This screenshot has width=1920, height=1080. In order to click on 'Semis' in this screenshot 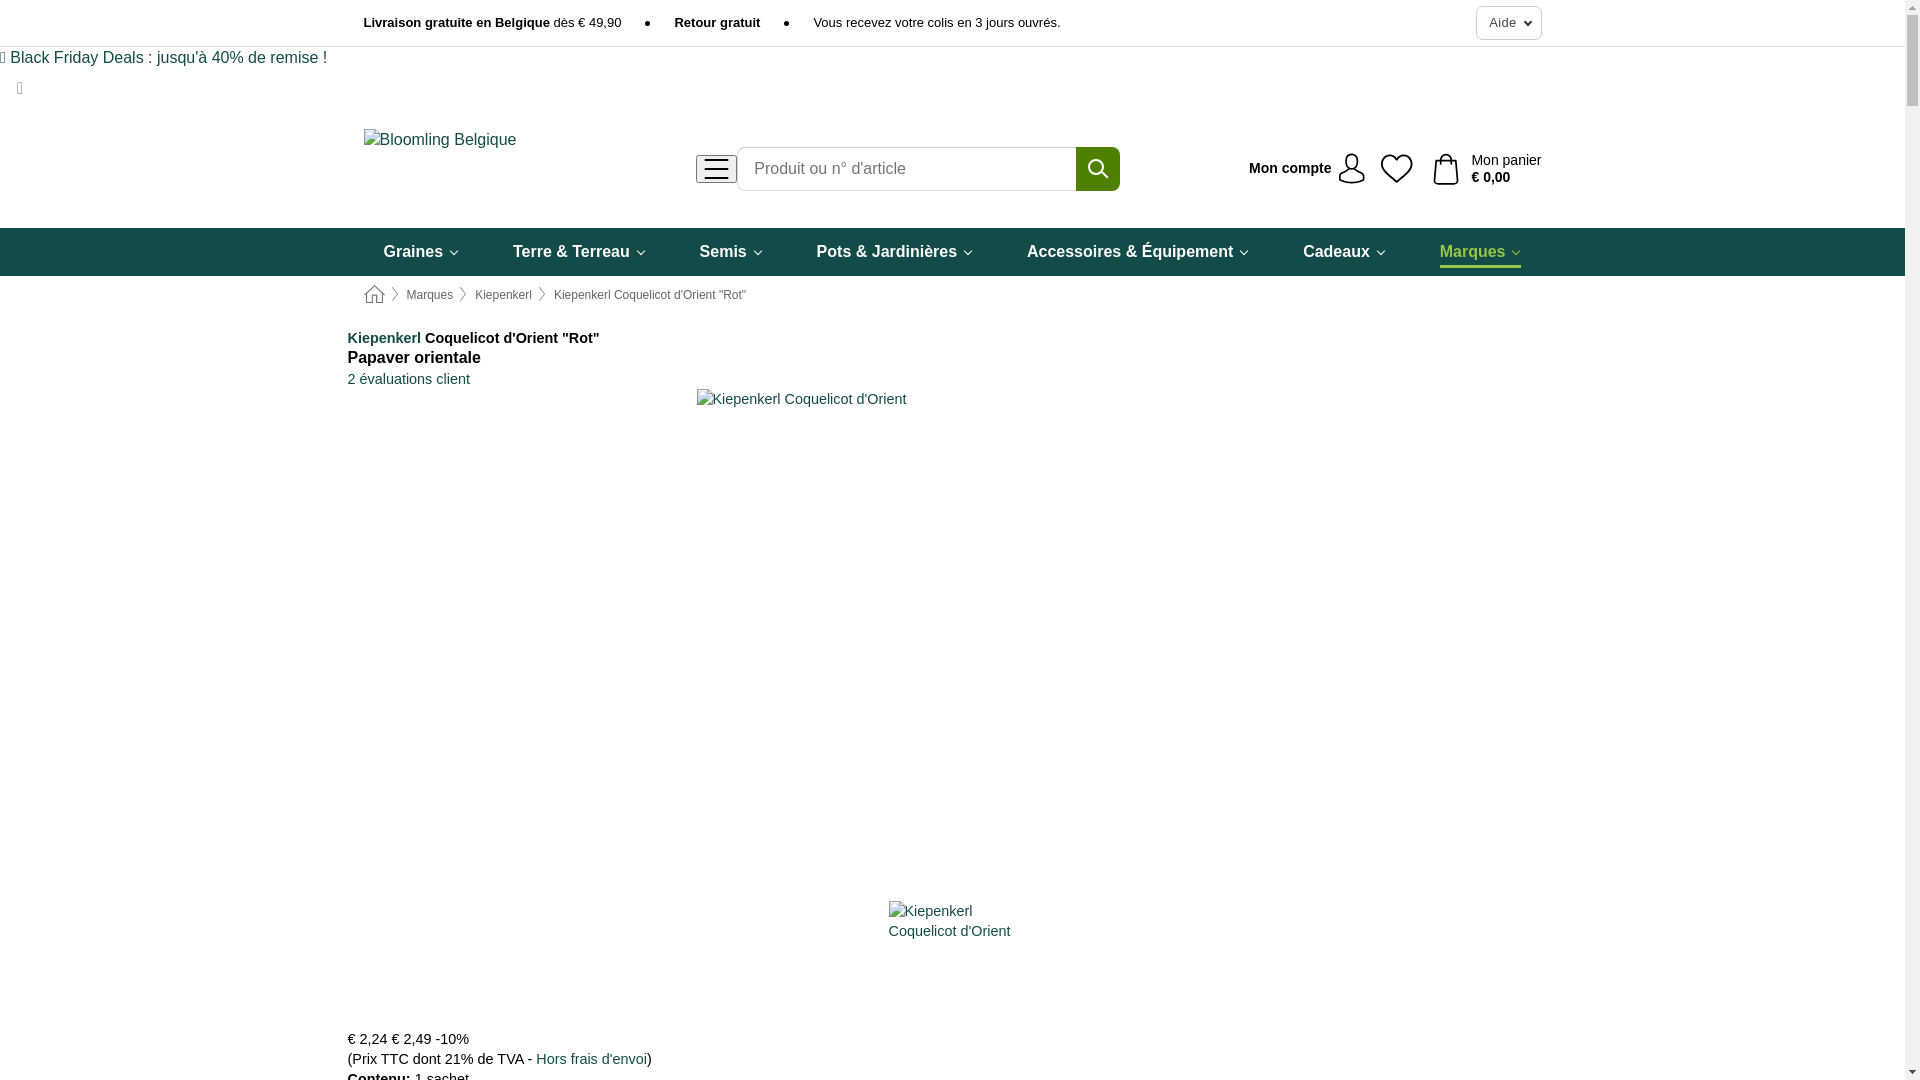, I will do `click(700, 250)`.